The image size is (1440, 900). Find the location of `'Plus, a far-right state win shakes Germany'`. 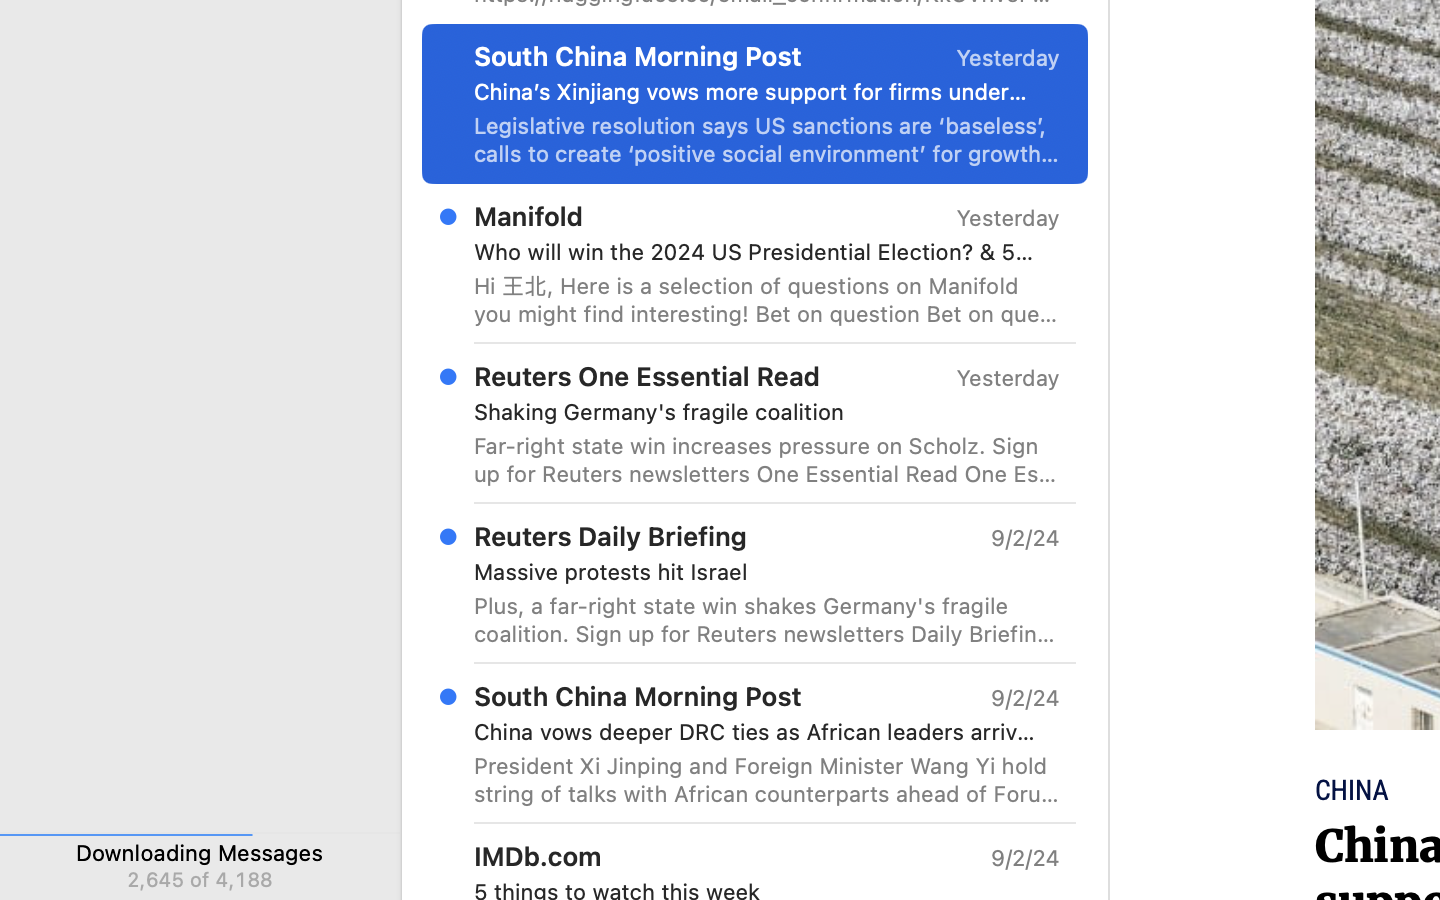

'Plus, a far-right state win shakes Germany' is located at coordinates (765, 620).